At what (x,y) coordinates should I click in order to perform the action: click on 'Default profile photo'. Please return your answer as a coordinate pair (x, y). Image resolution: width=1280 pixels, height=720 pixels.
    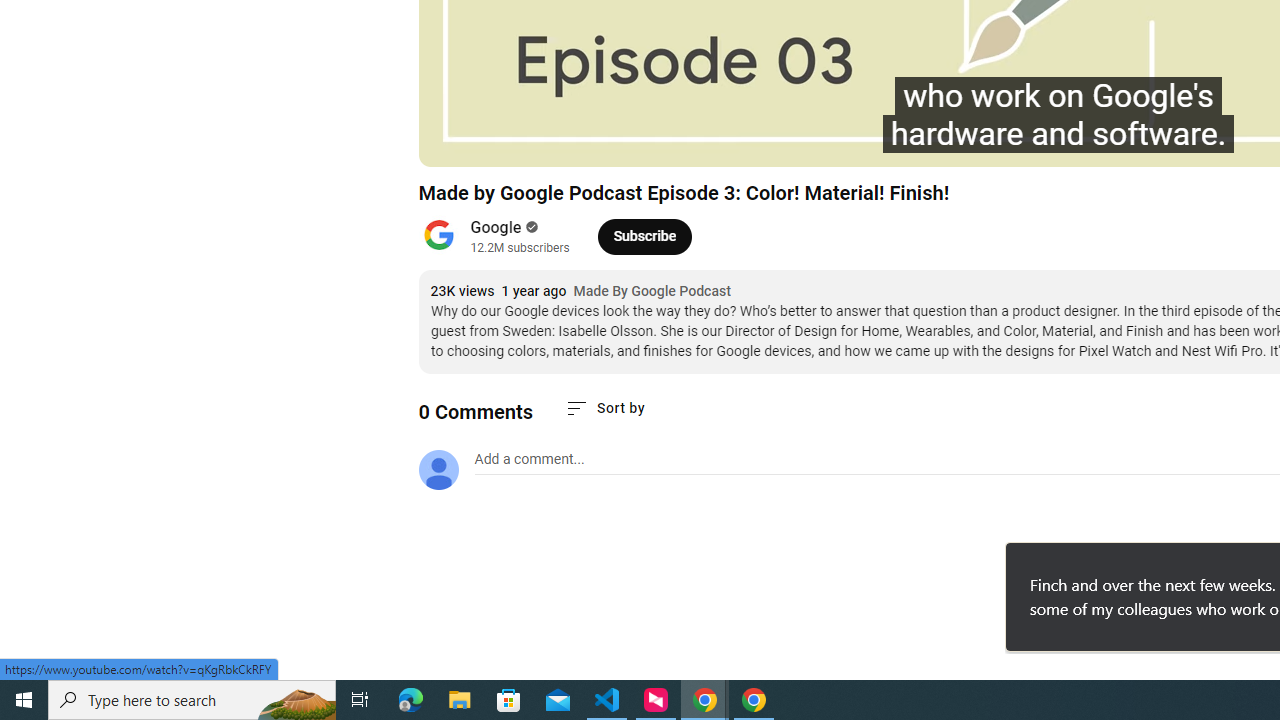
    Looking at the image, I should click on (438, 470).